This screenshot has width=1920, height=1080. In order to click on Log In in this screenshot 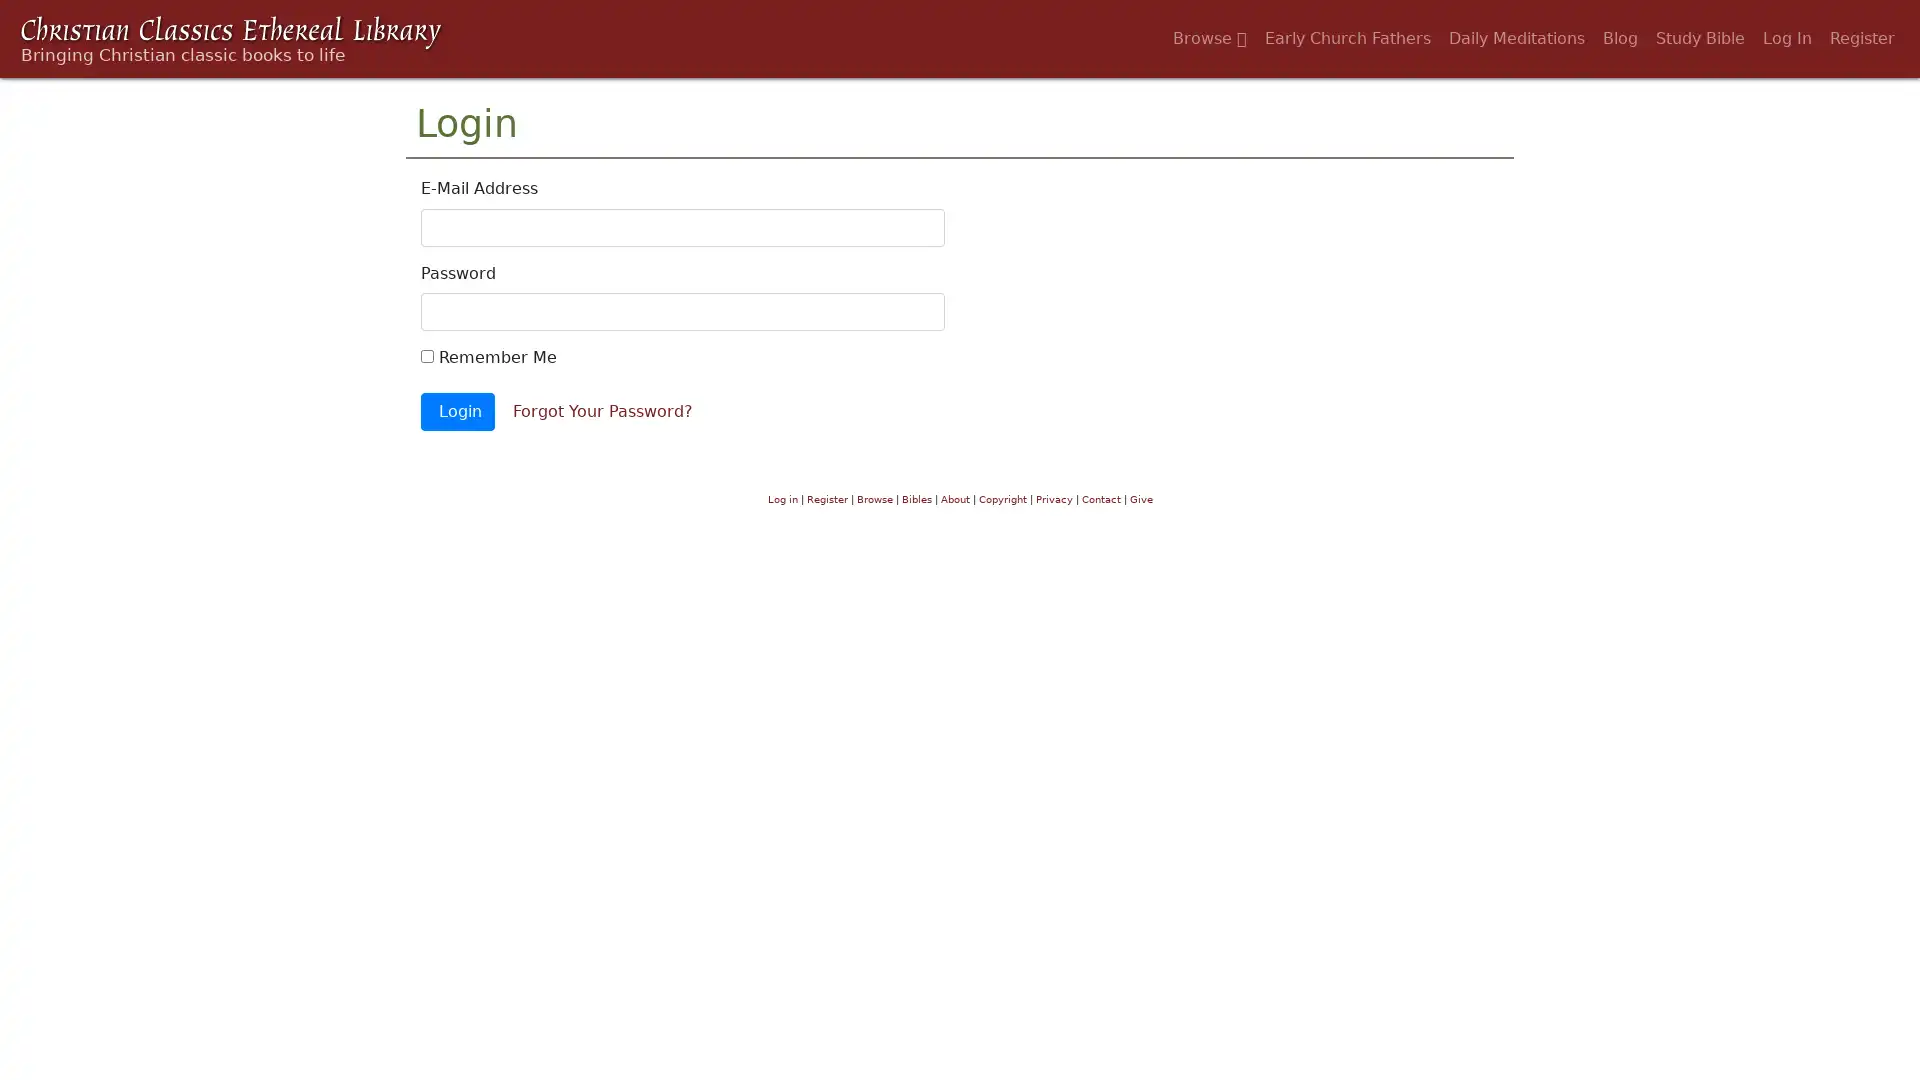, I will do `click(1787, 38)`.